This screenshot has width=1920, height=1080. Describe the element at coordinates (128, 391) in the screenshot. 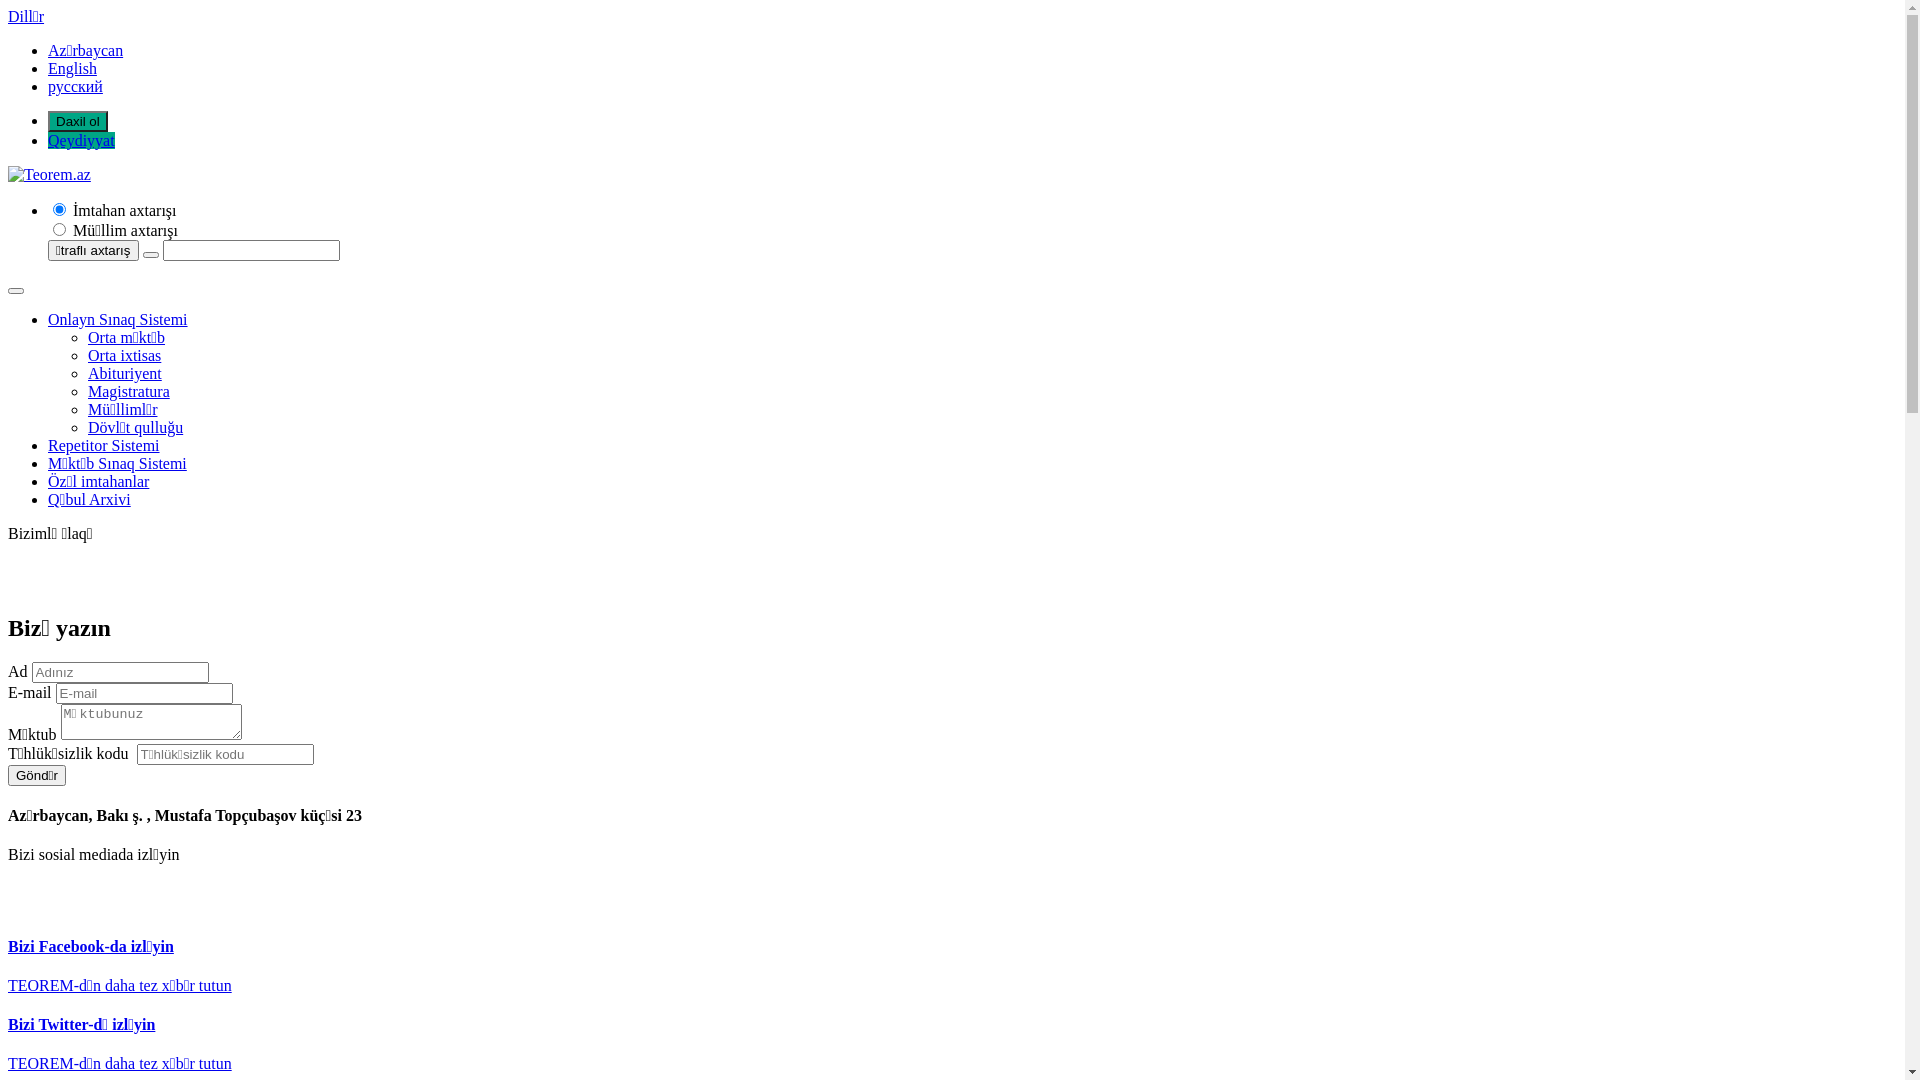

I see `'Magistratura'` at that location.